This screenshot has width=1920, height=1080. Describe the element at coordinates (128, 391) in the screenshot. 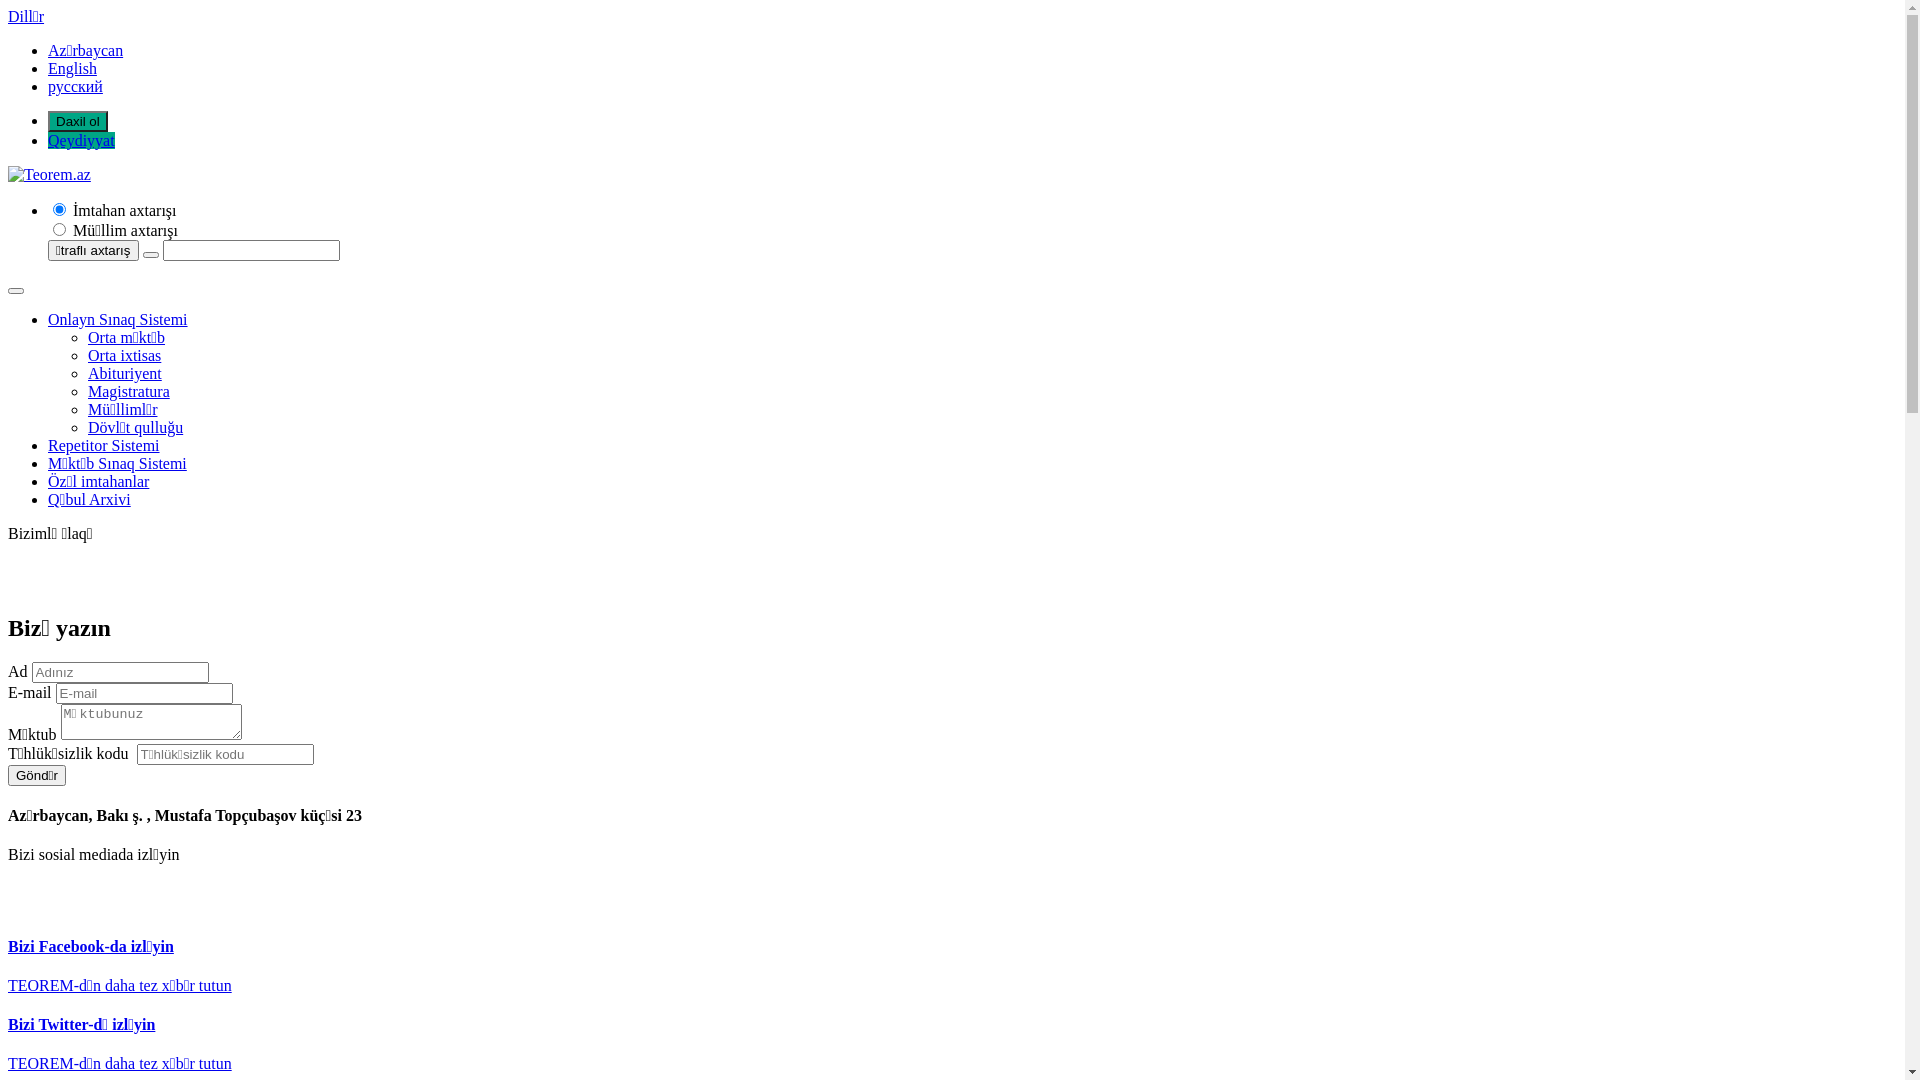

I see `'Magistratura'` at that location.